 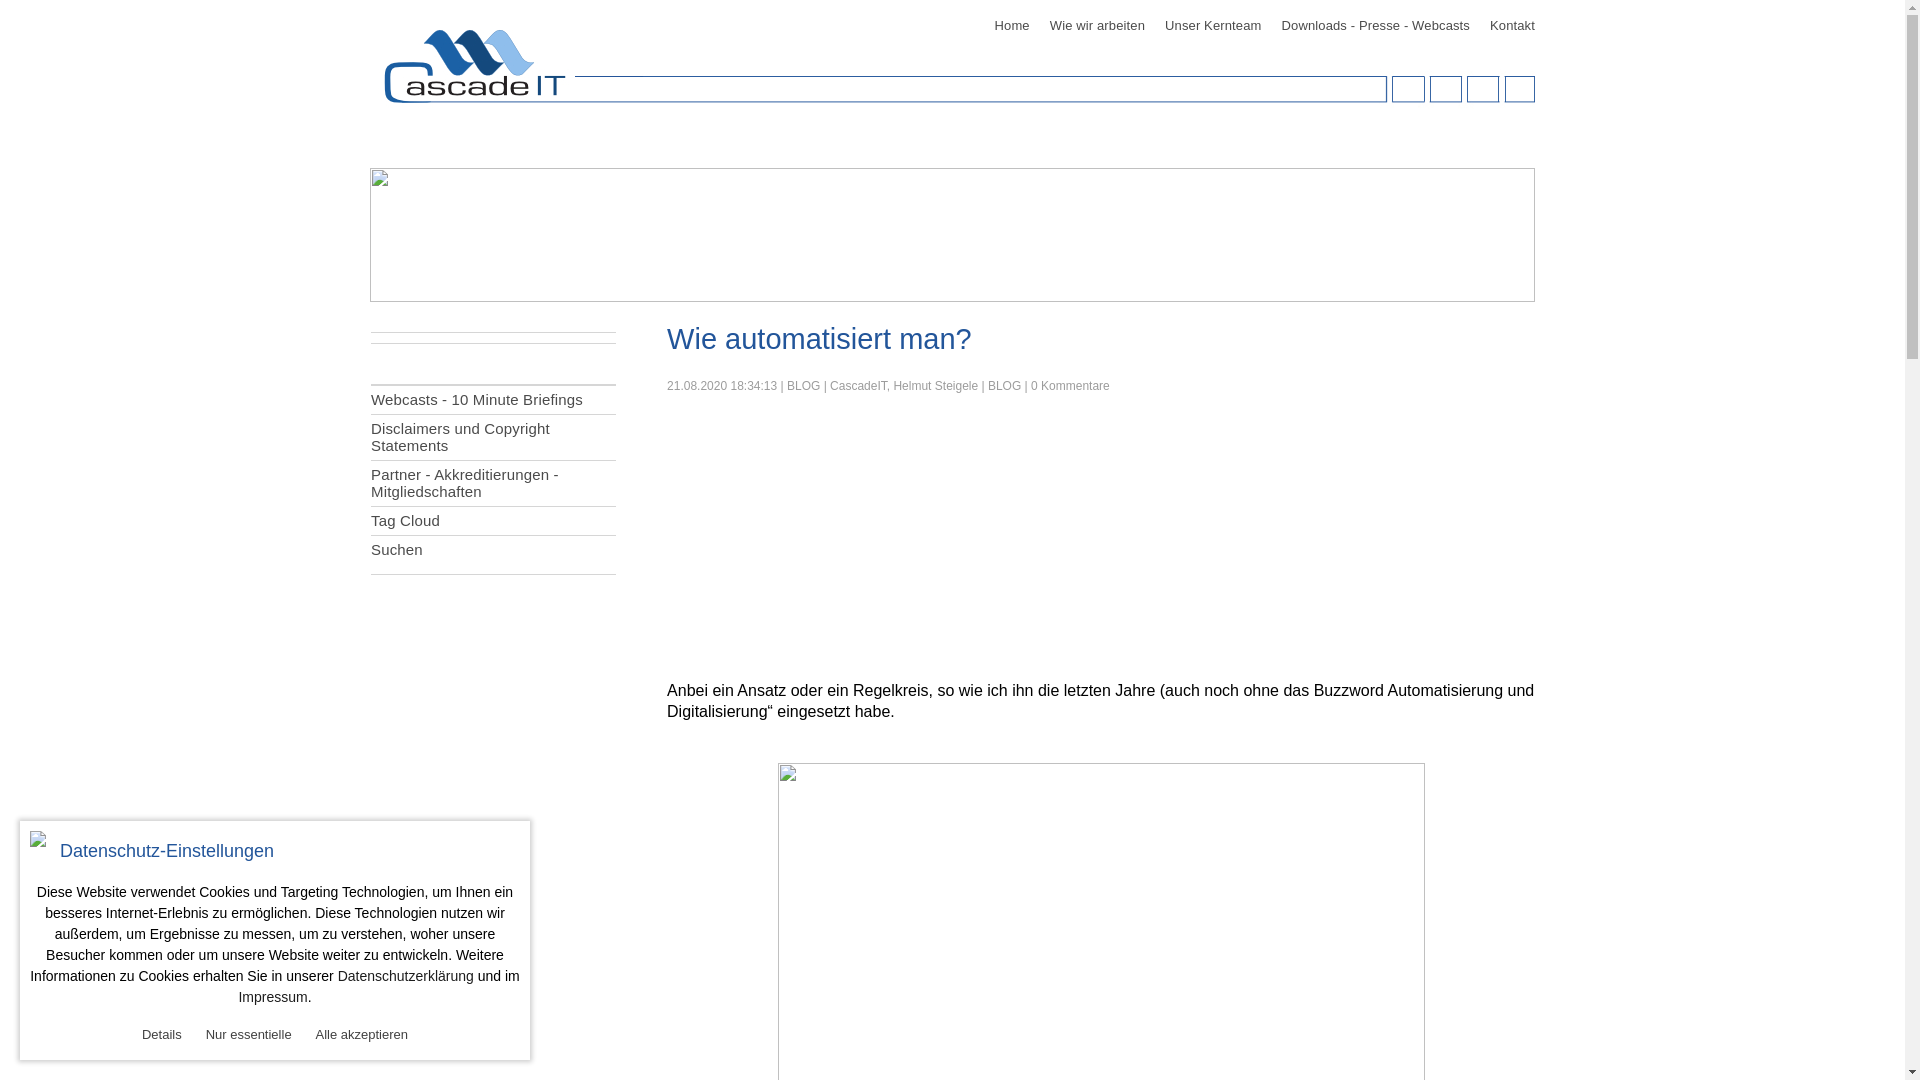 What do you see at coordinates (1012, 26) in the screenshot?
I see `'Home'` at bounding box center [1012, 26].